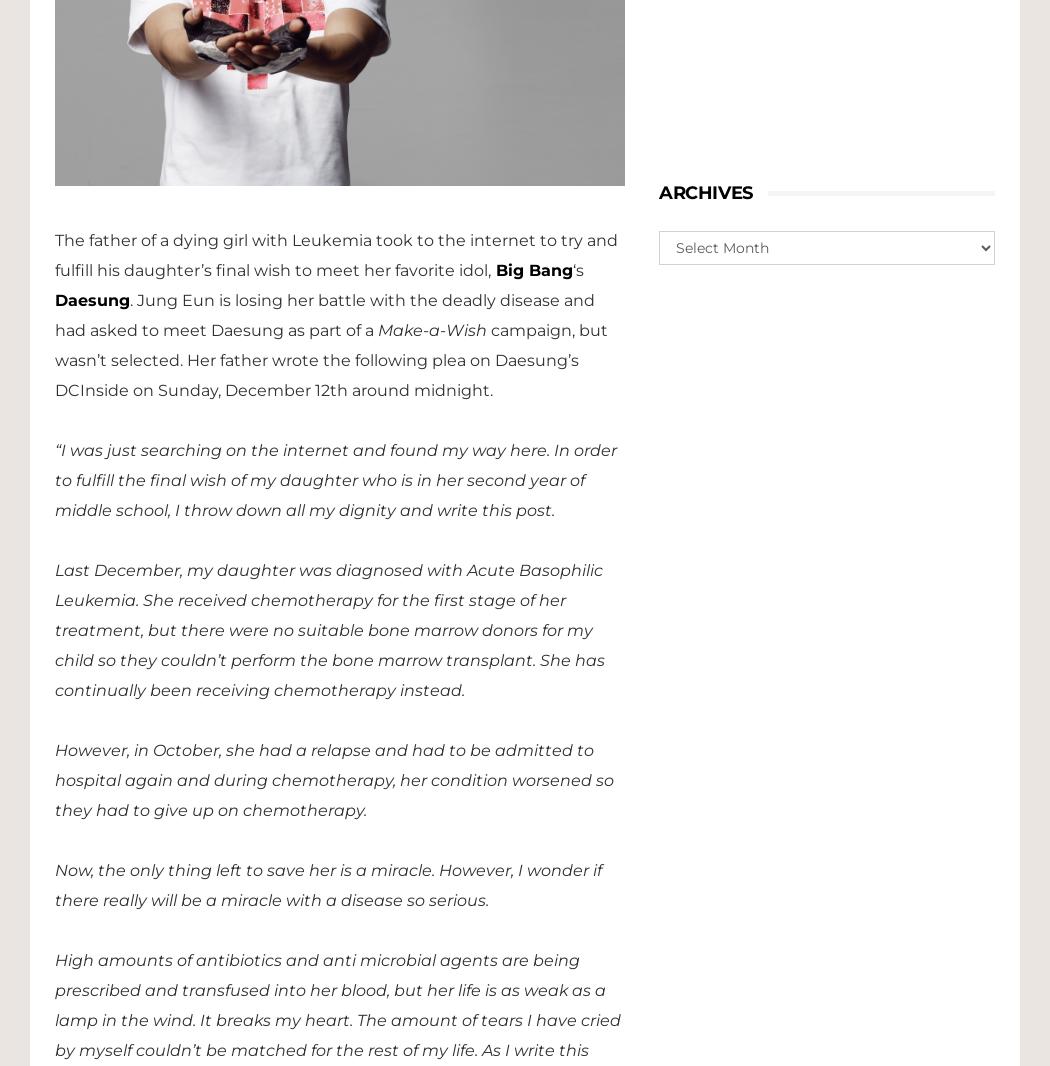 This screenshot has height=1066, width=1050. Describe the element at coordinates (431, 329) in the screenshot. I see `'Make-a-Wish'` at that location.